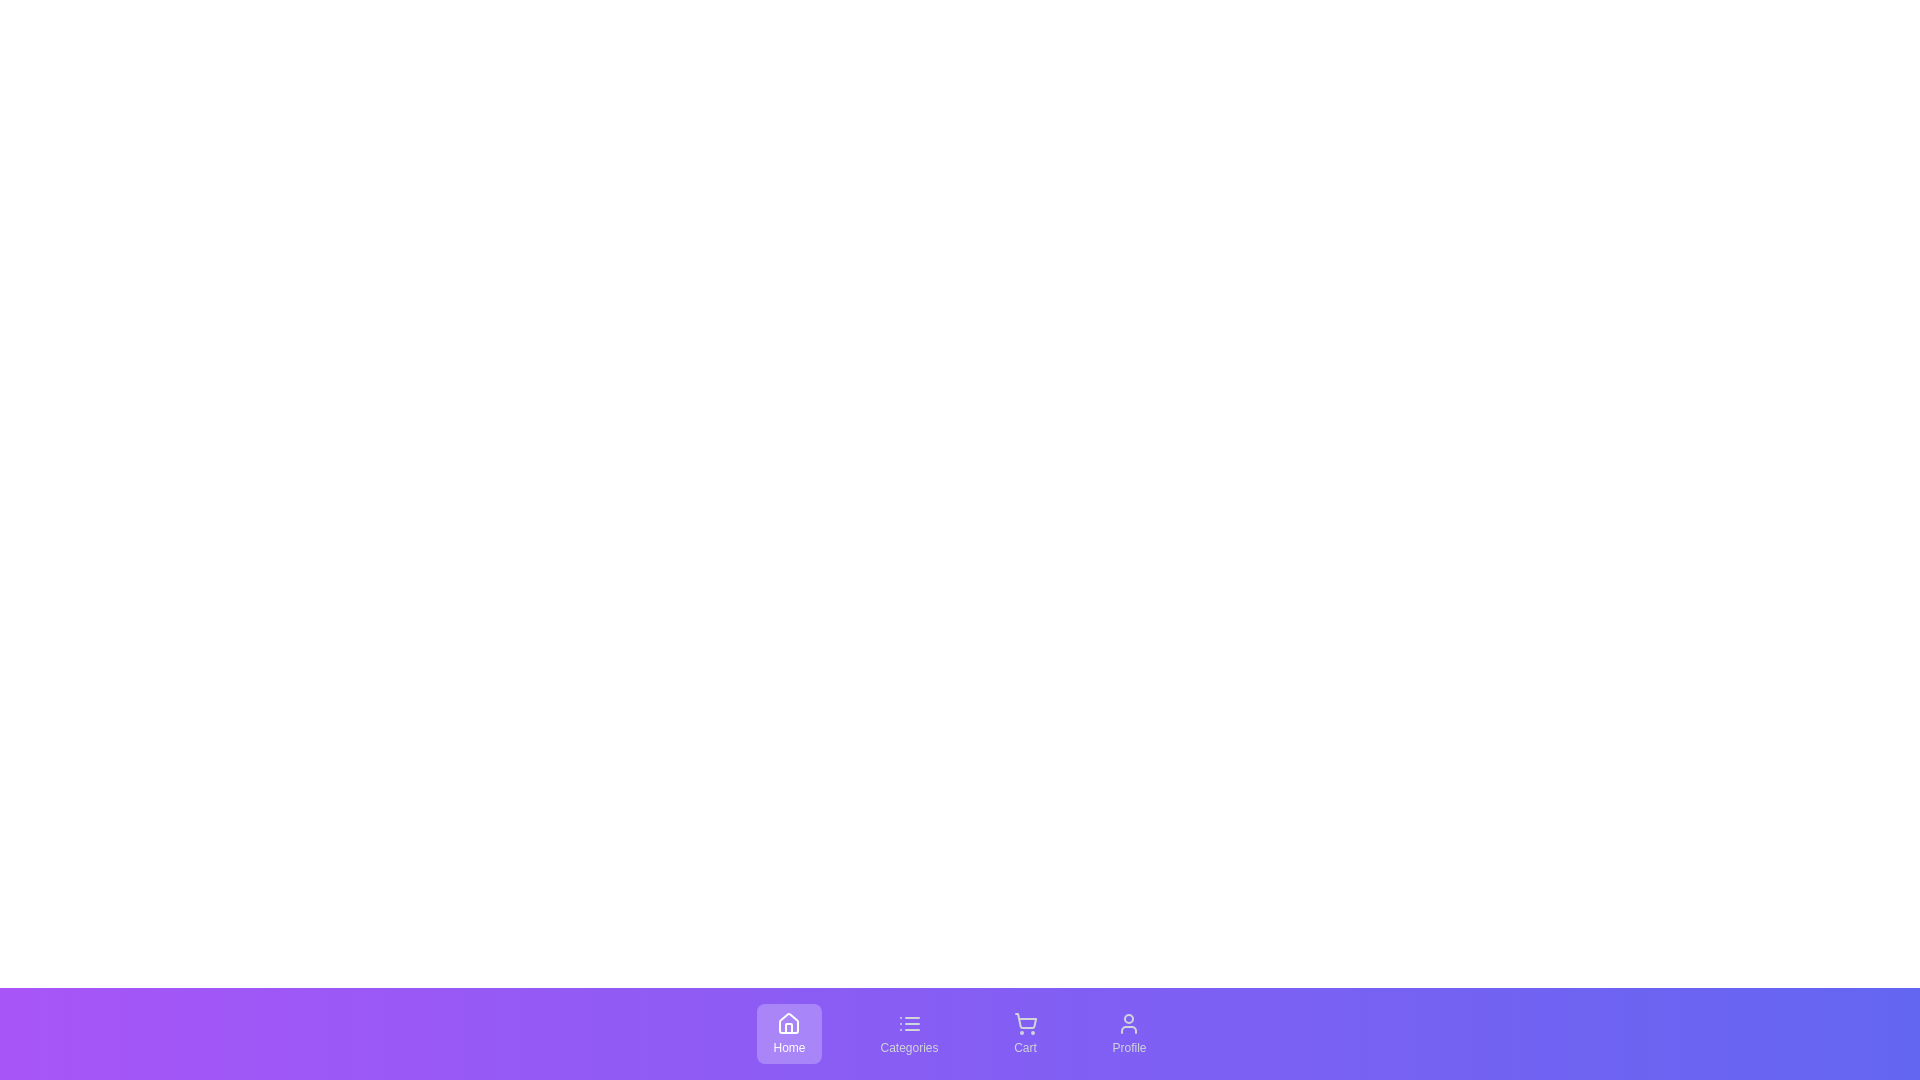 Image resolution: width=1920 pixels, height=1080 pixels. I want to click on the tab labeled Profile to see its hover effect, so click(1129, 1033).